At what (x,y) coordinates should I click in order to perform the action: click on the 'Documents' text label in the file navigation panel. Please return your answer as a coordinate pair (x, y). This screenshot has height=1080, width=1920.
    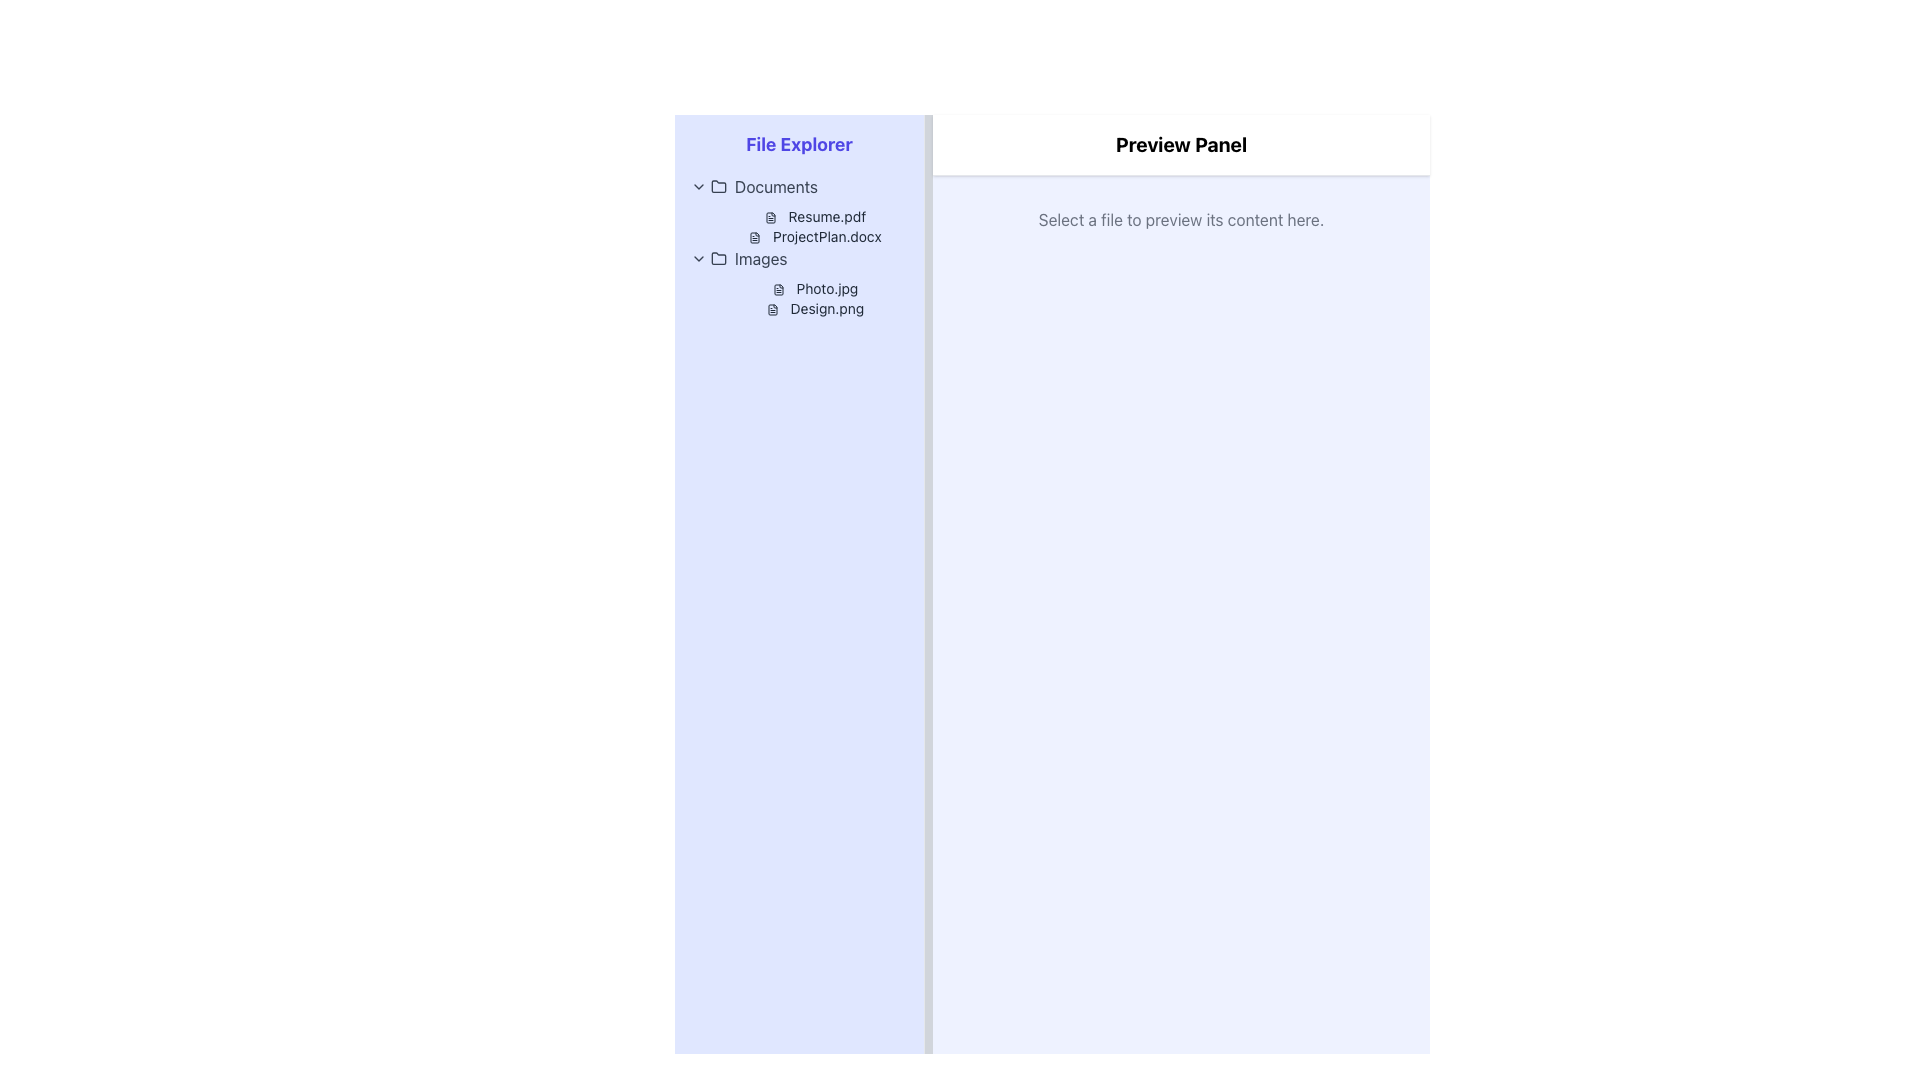
    Looking at the image, I should click on (775, 186).